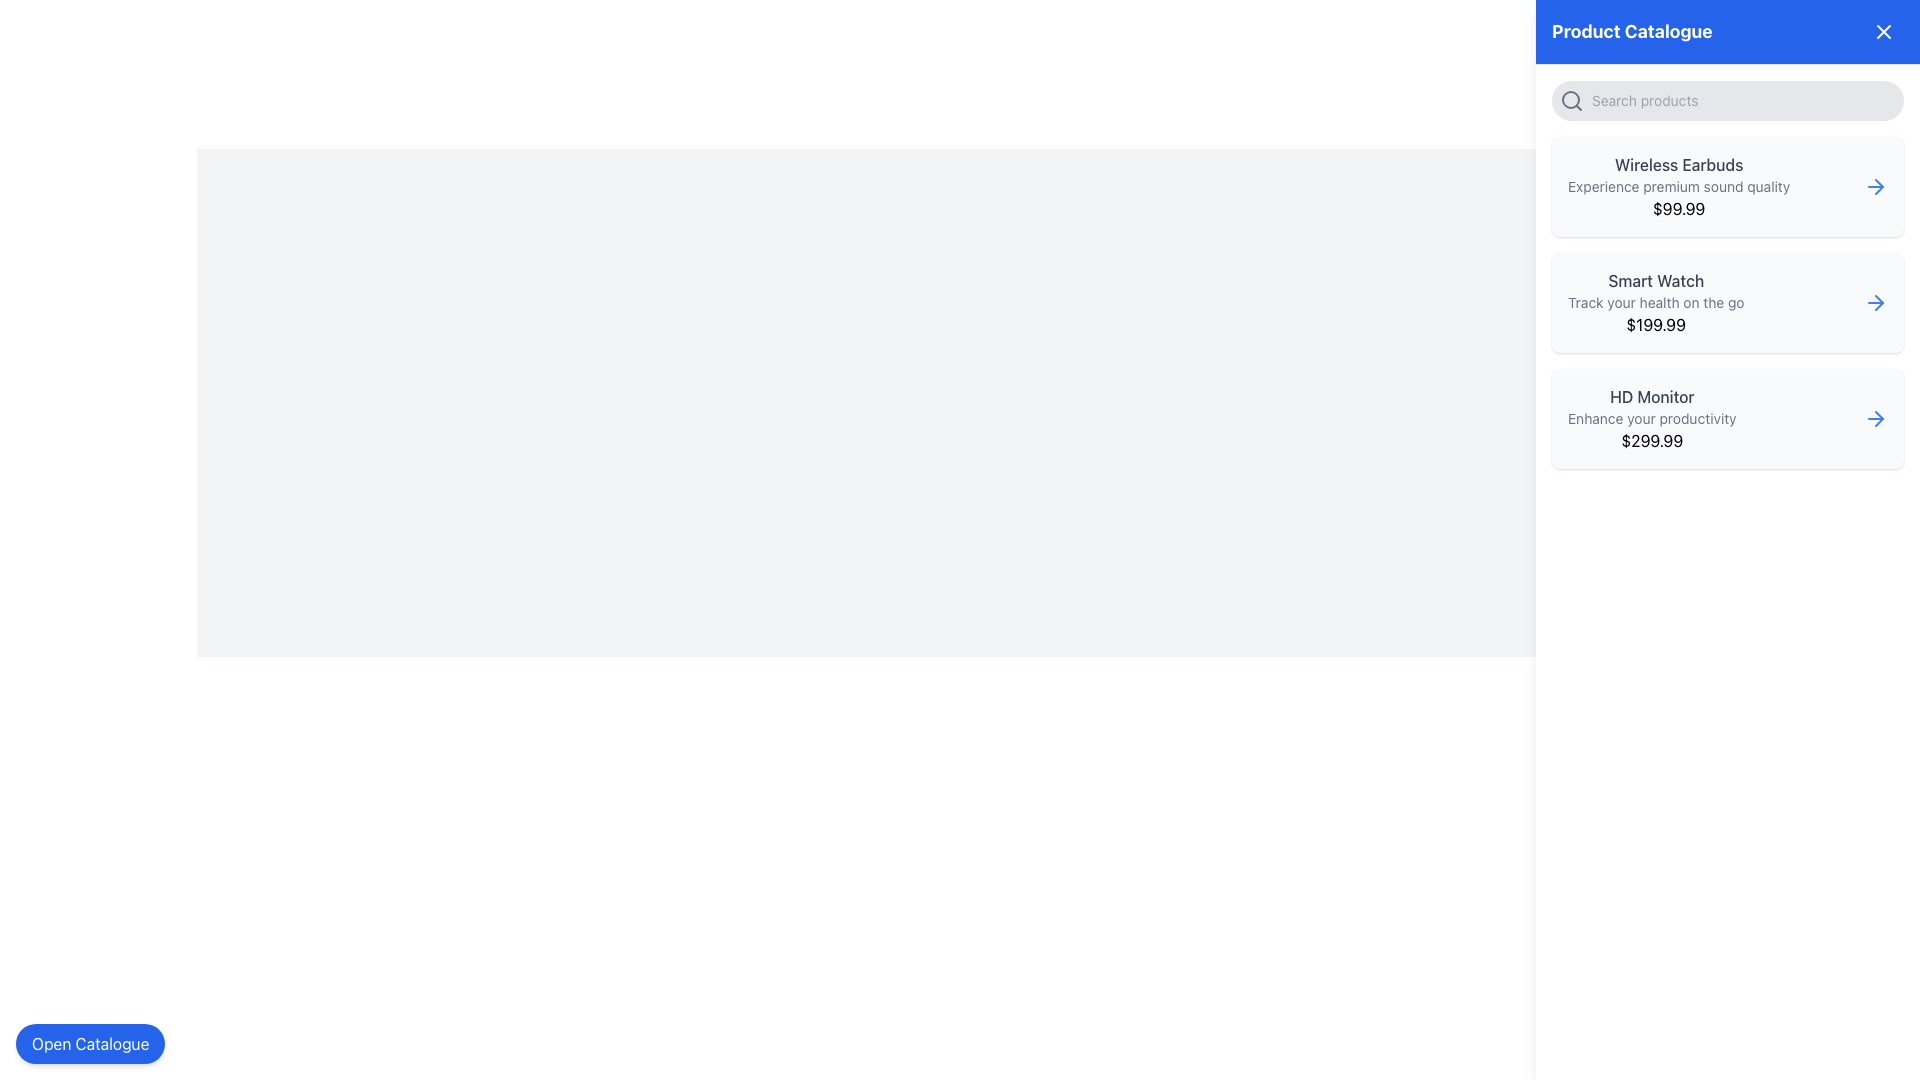 This screenshot has width=1920, height=1080. I want to click on the price label displaying '$199.99' in bold black text located at the bottom of the 'Smart Watch' section, so click(1656, 323).